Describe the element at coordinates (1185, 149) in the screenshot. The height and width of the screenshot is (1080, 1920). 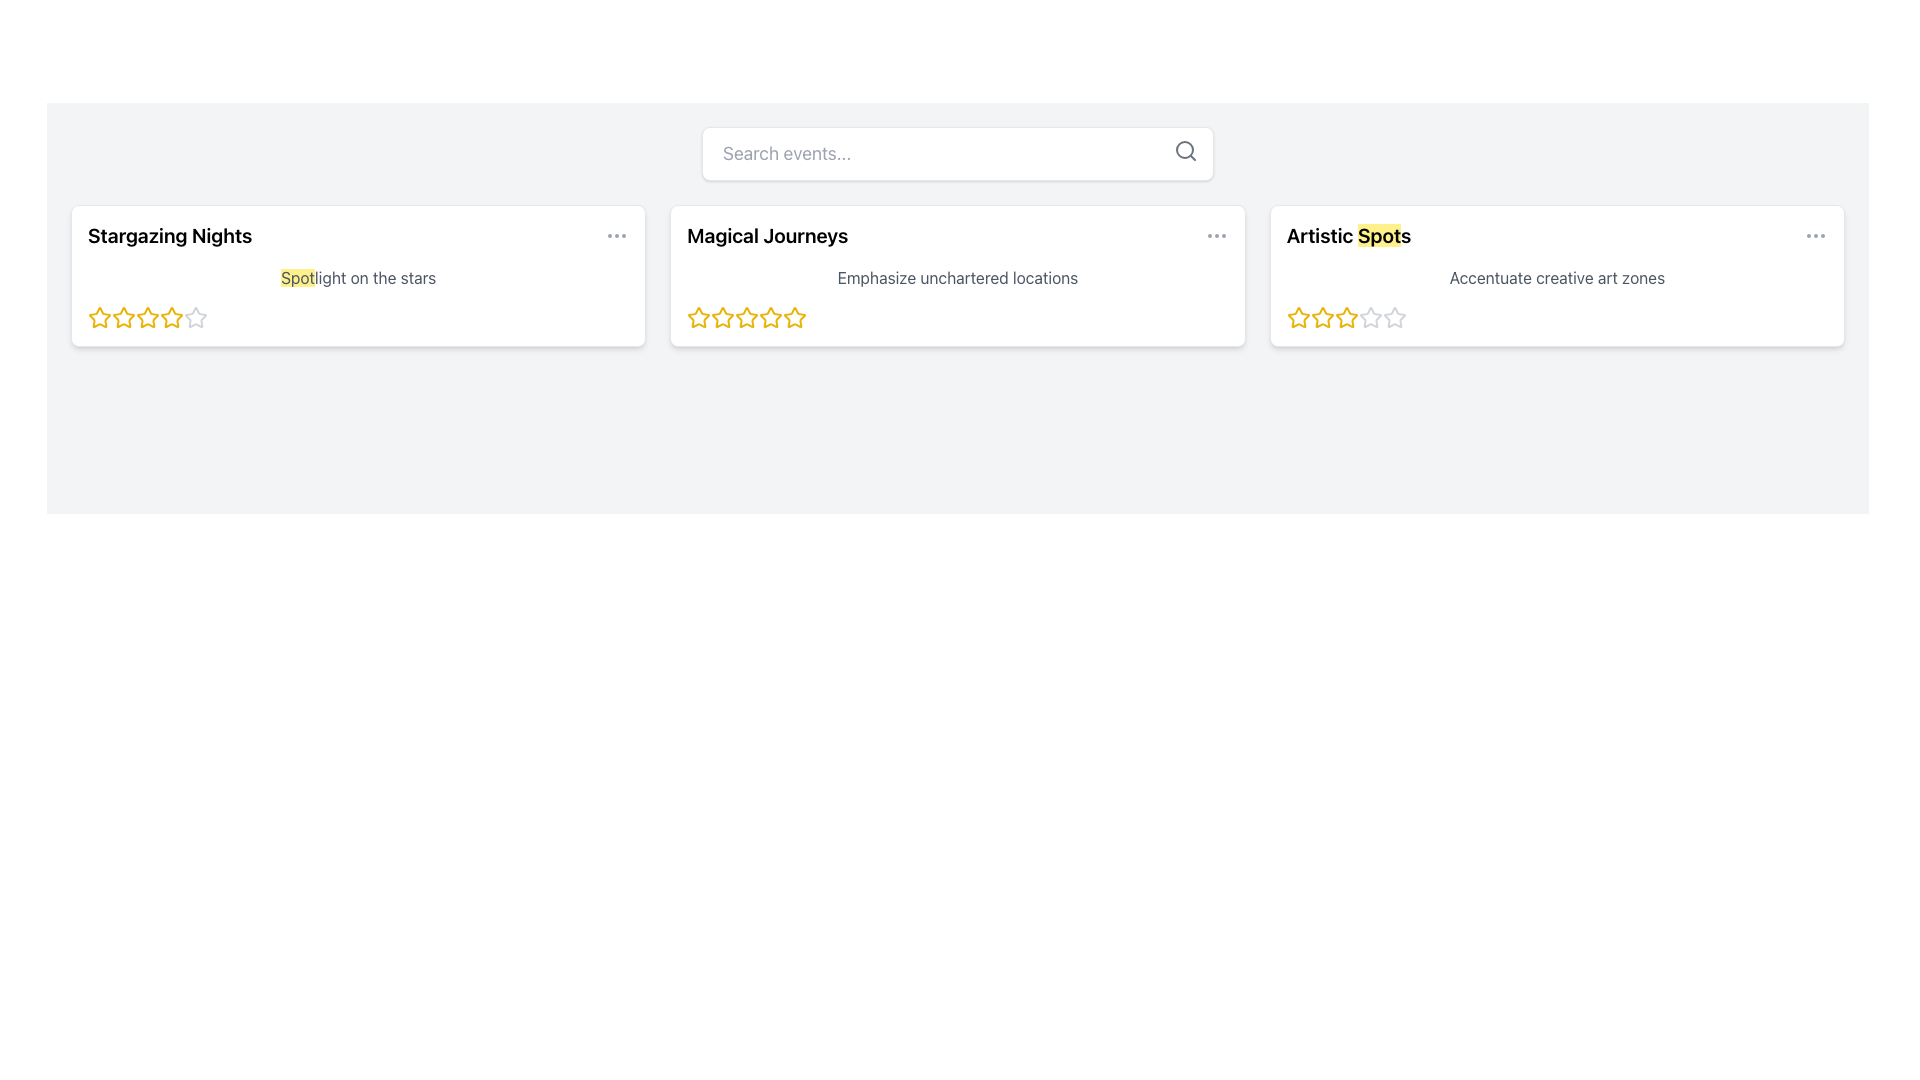
I see `the search icon located in the top-right corner of the search bar` at that location.